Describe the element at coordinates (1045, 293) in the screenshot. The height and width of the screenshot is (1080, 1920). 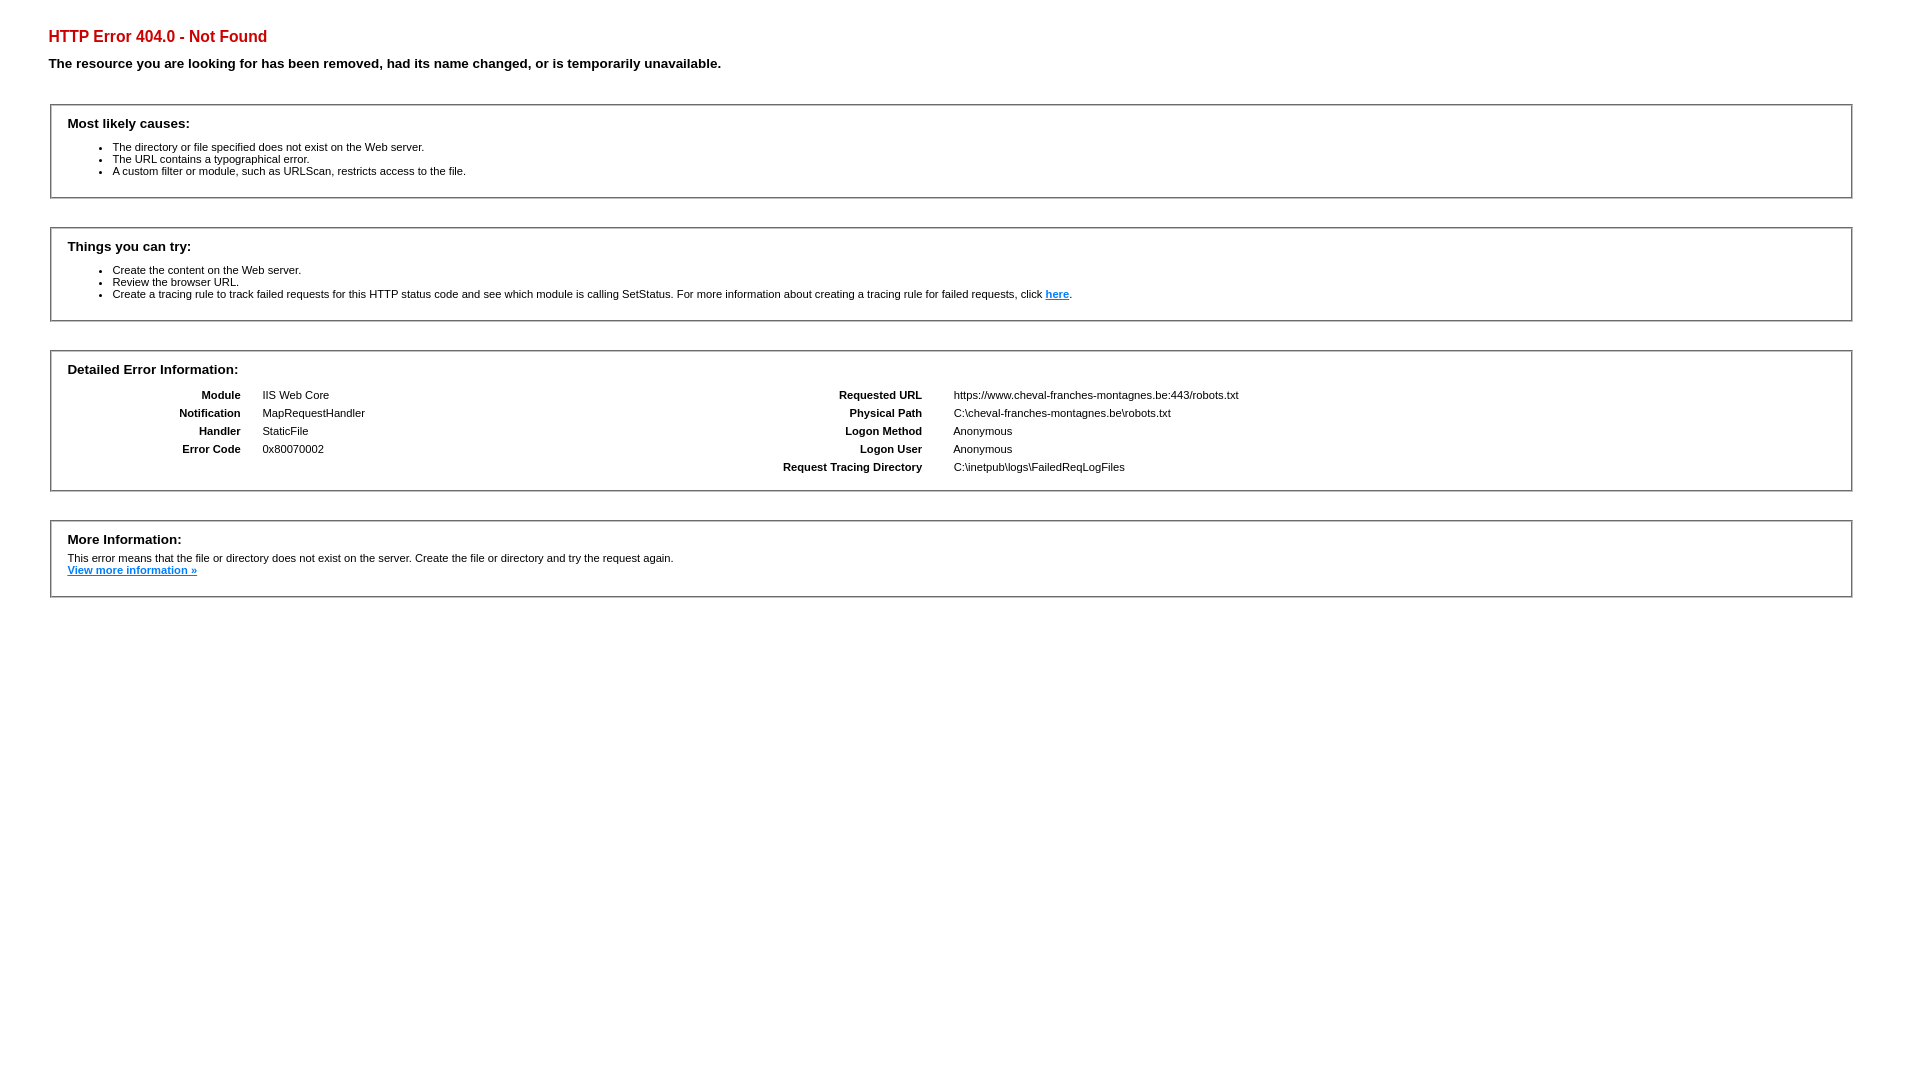
I see `'here'` at that location.